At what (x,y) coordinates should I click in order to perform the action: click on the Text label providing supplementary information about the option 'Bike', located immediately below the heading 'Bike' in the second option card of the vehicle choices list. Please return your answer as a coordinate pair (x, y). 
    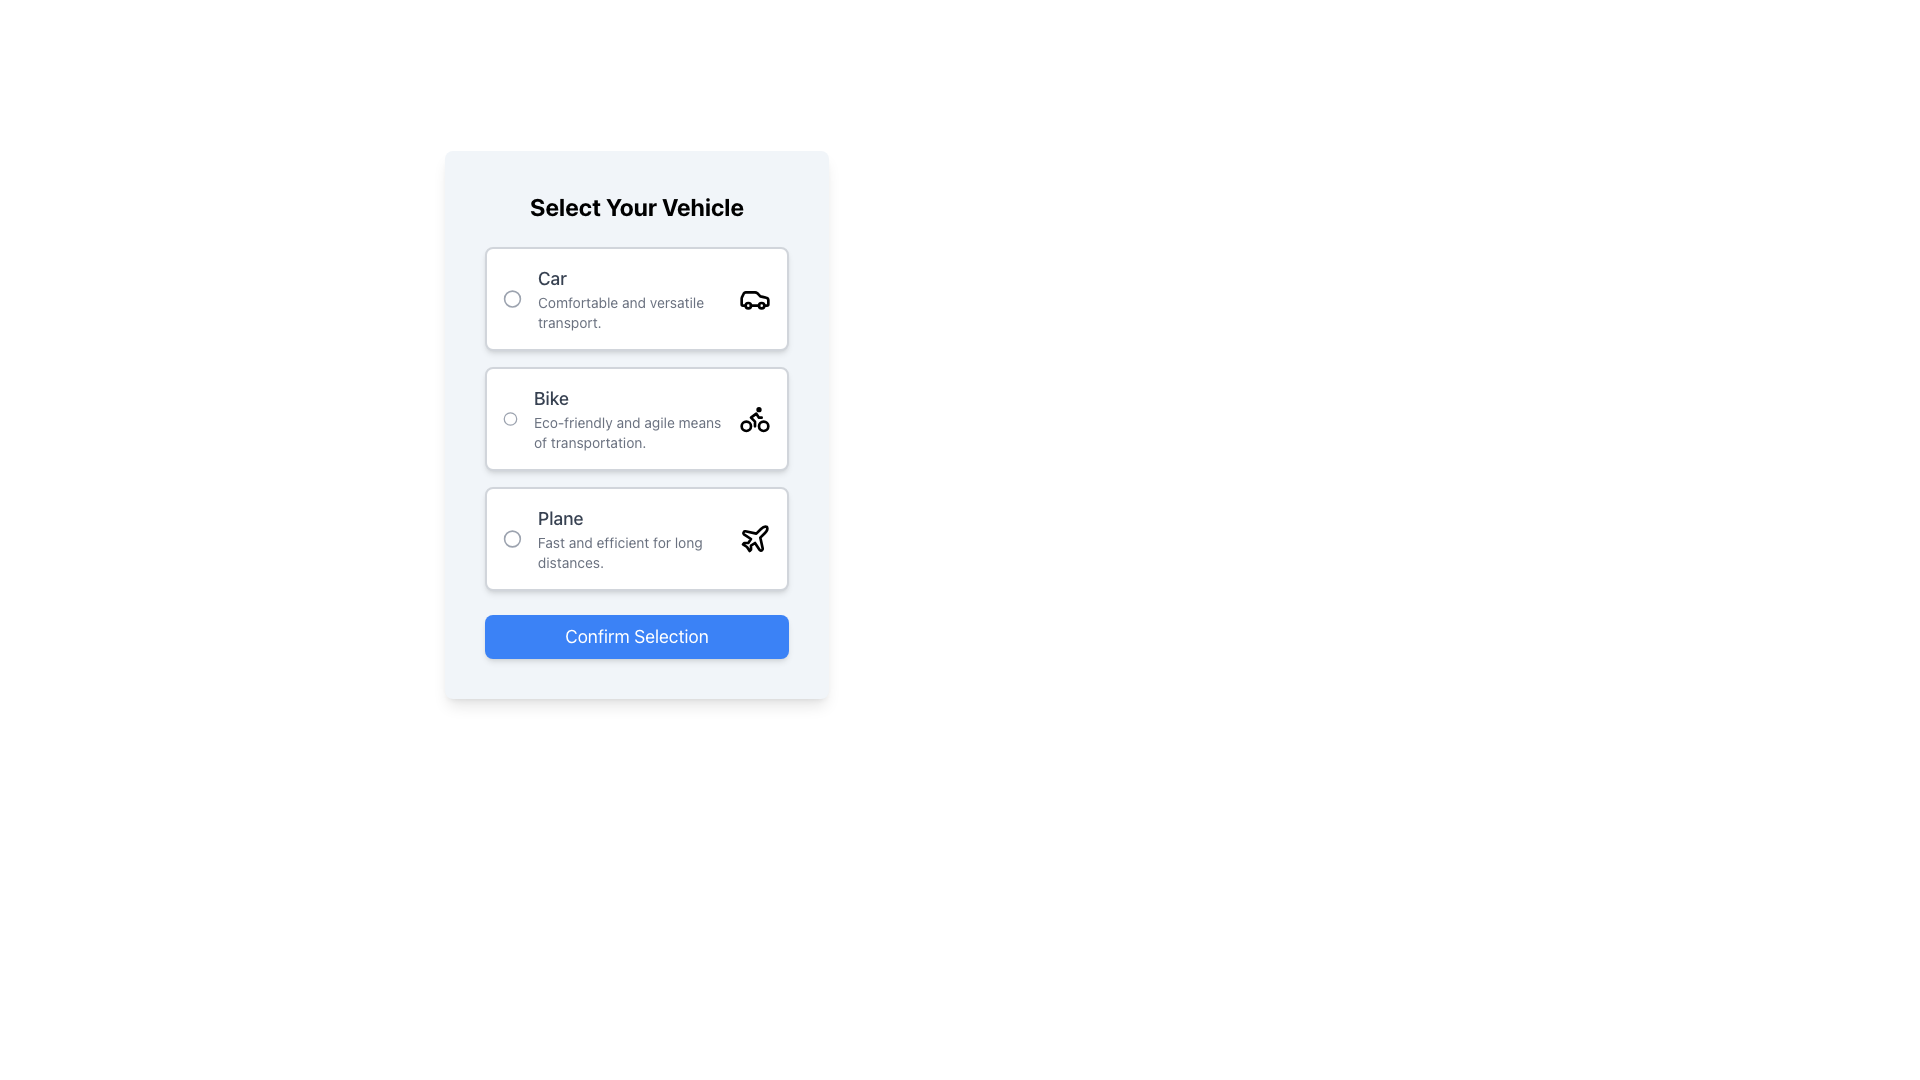
    Looking at the image, I should click on (627, 431).